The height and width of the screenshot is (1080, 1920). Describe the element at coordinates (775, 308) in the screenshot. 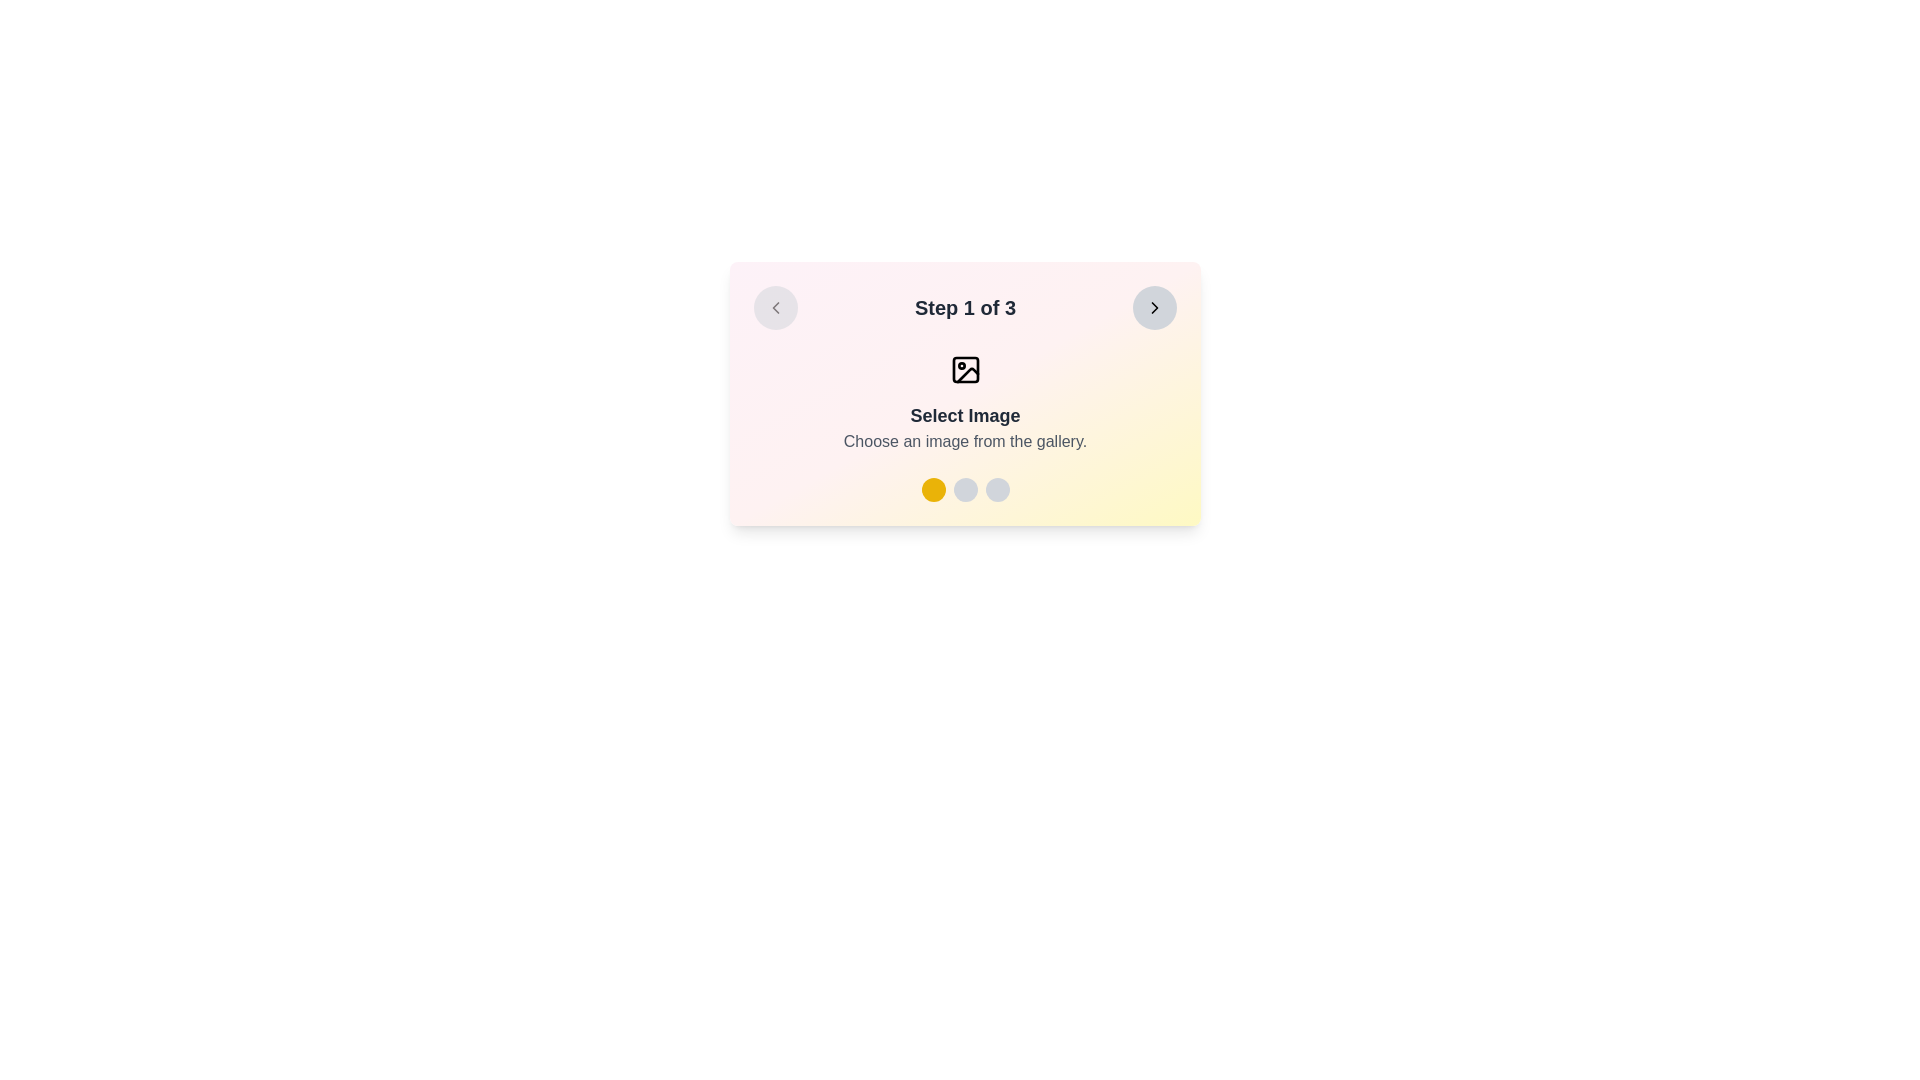

I see `the left-pointing chevron icon enclosed within a circular button, which is part of the step navigation interface` at that location.